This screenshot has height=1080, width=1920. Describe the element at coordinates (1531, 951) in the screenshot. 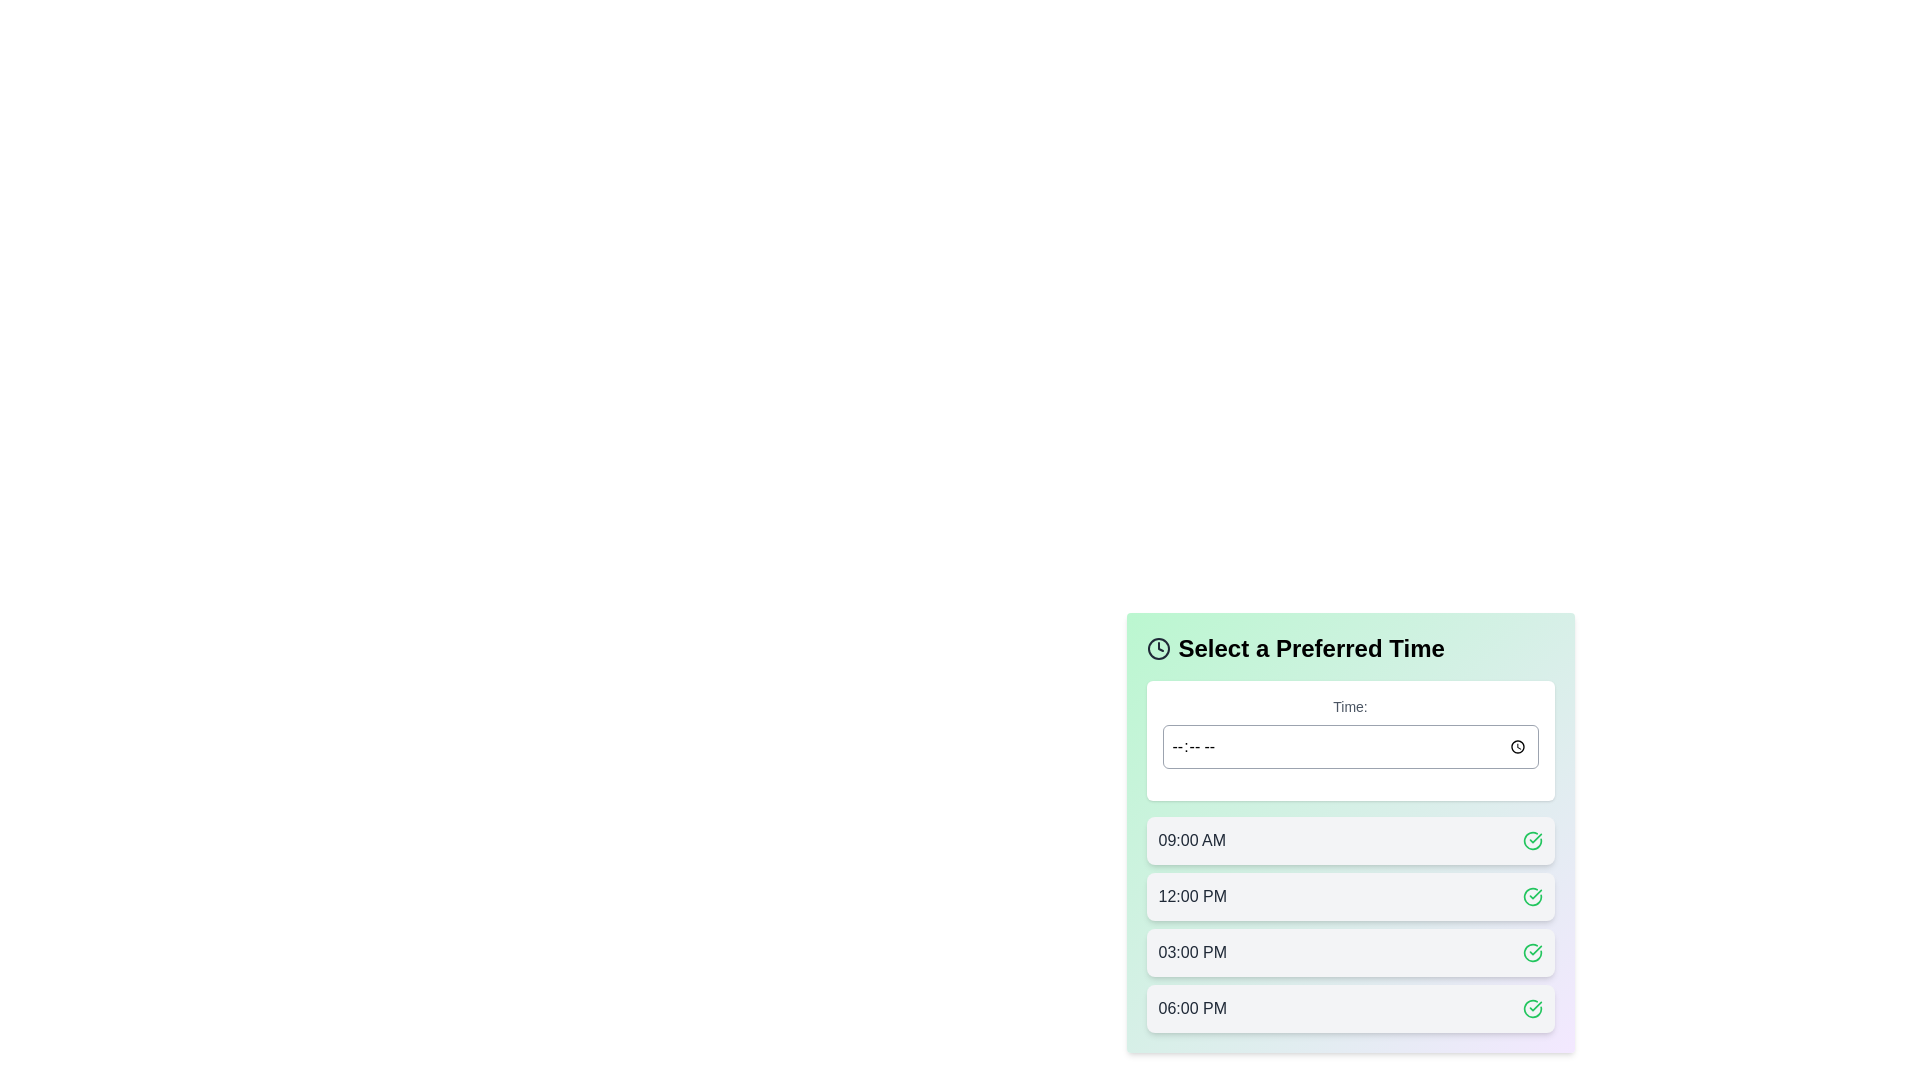

I see `the status of the icon indicating that the '03:00 PM' option is selected, located to the far-right side of the row containing '03:00 PM'` at that location.